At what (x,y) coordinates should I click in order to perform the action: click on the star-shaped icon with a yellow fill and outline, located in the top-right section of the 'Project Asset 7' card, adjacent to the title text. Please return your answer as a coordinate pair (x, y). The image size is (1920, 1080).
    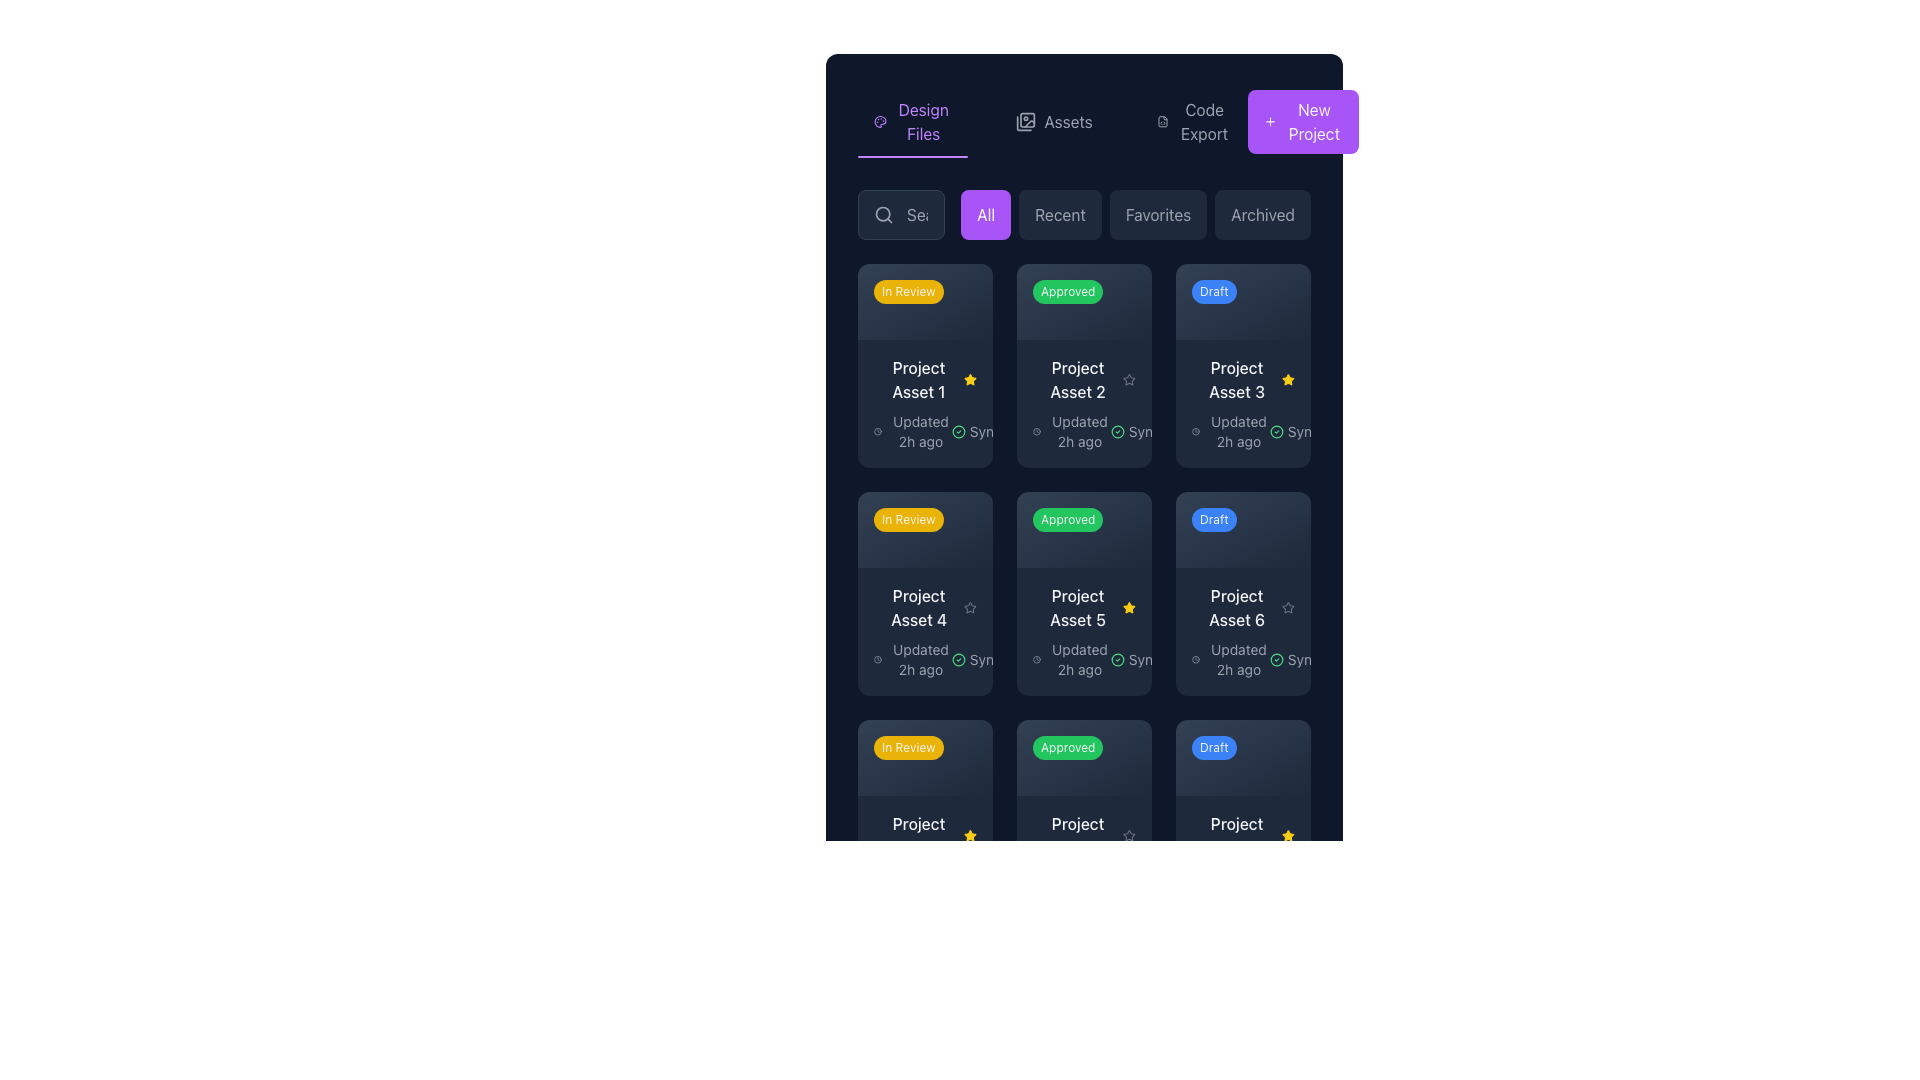
    Looking at the image, I should click on (970, 835).